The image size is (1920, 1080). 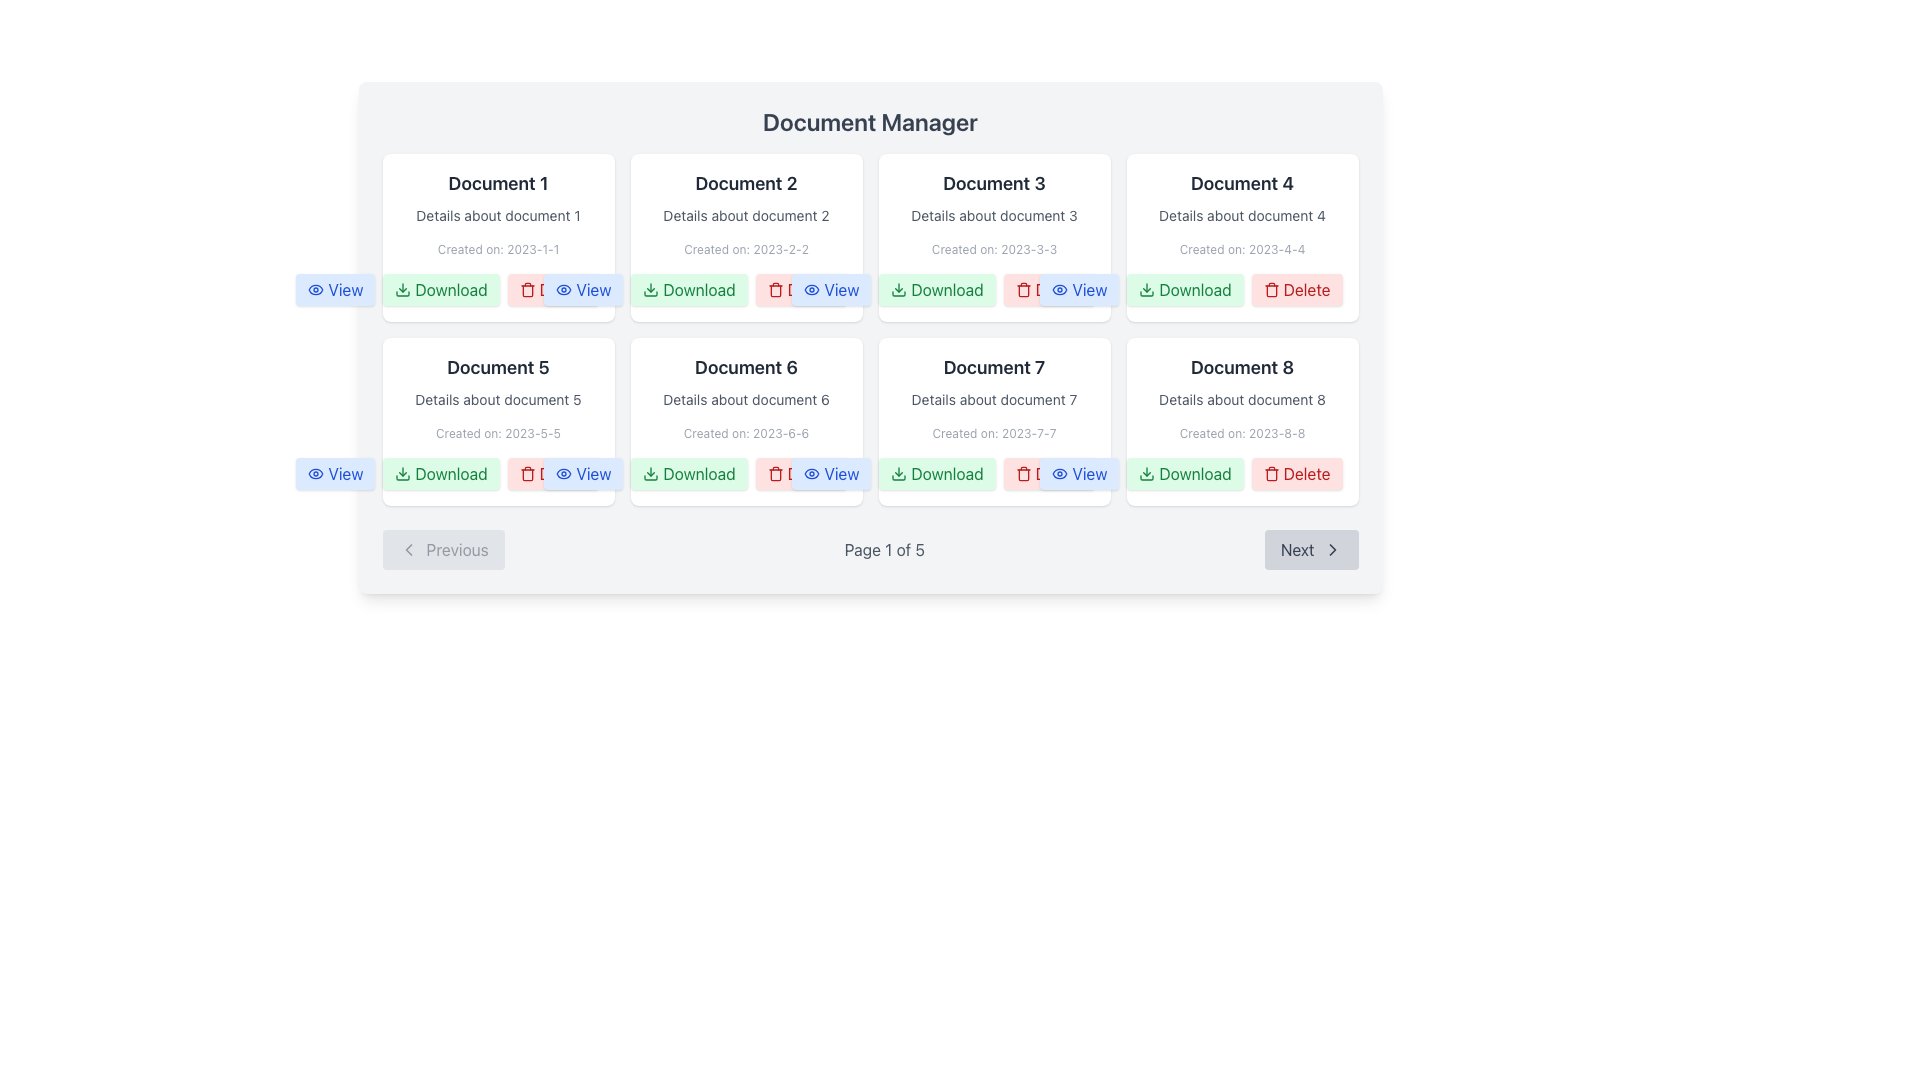 What do you see at coordinates (745, 433) in the screenshot?
I see `the static text label providing metadata about the creation date of Document 6, located below 'Details about document 6' and above the action buttons` at bounding box center [745, 433].